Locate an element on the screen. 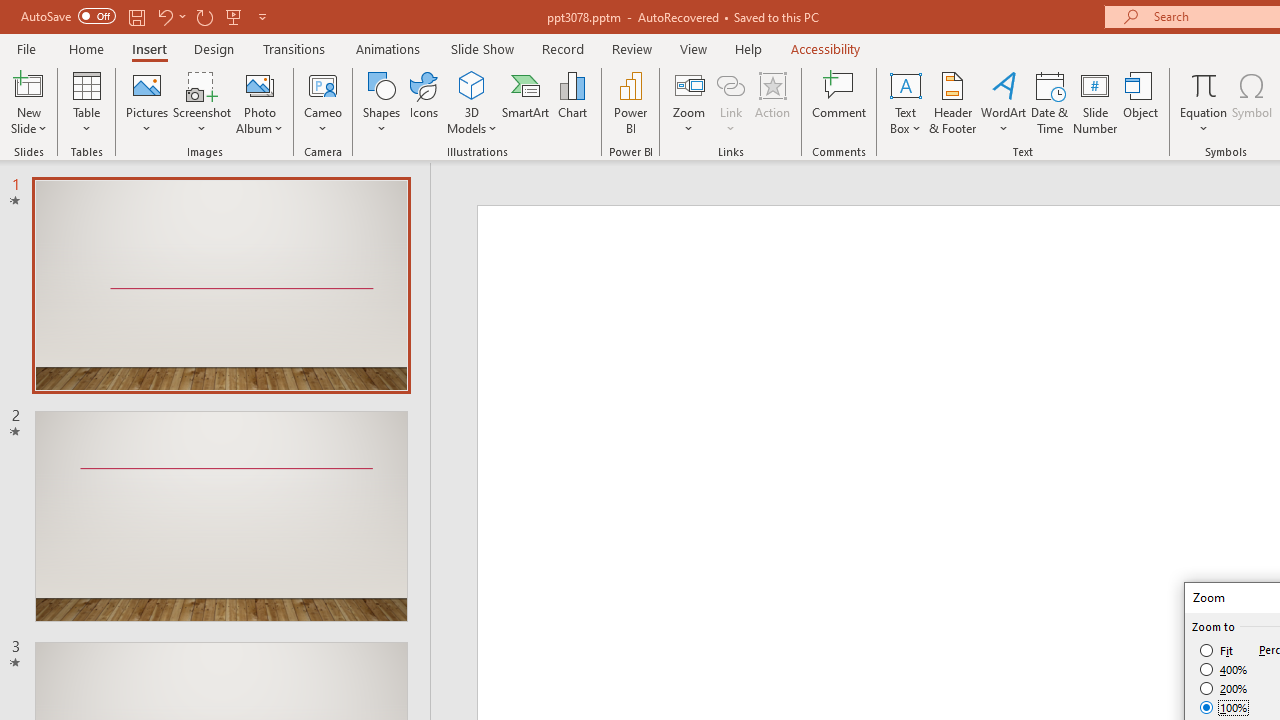 This screenshot has height=720, width=1280. 'Table' is located at coordinates (86, 103).